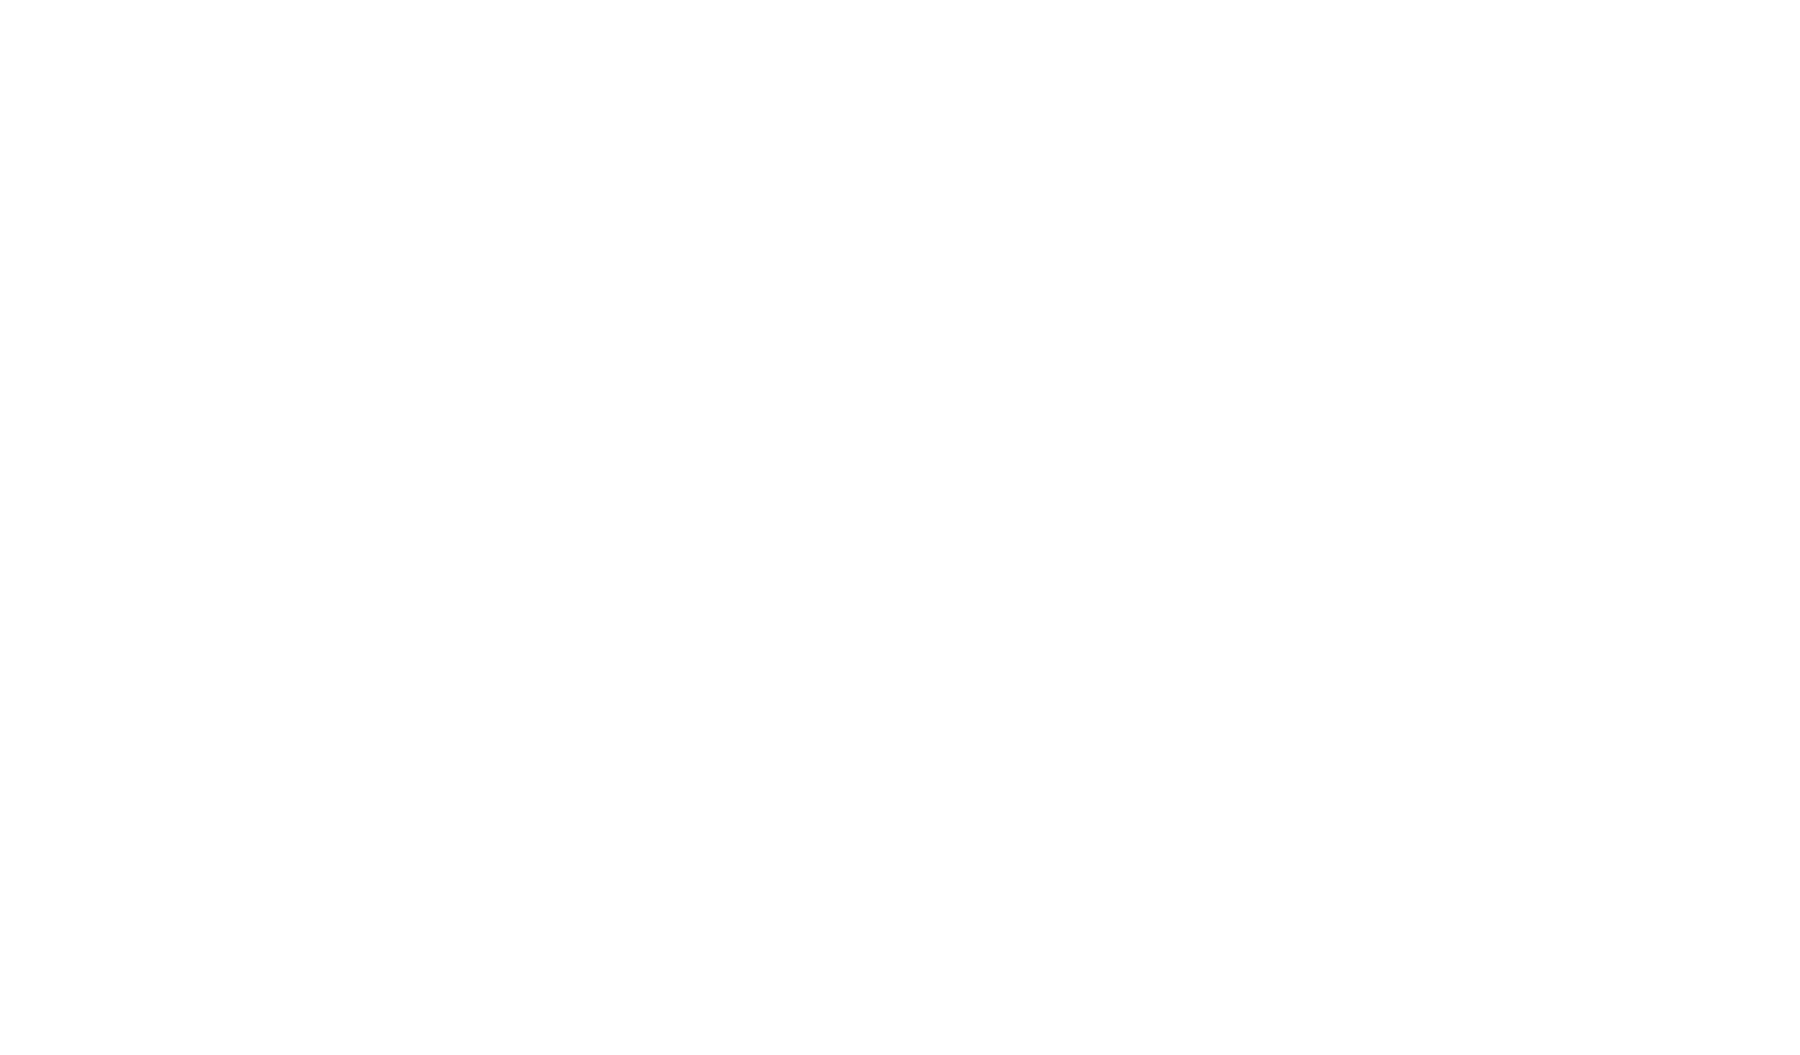 The width and height of the screenshot is (1800, 1055). Describe the element at coordinates (636, 1008) in the screenshot. I see `'Once upon a time in the world of welding, Kemppi created X8'` at that location.